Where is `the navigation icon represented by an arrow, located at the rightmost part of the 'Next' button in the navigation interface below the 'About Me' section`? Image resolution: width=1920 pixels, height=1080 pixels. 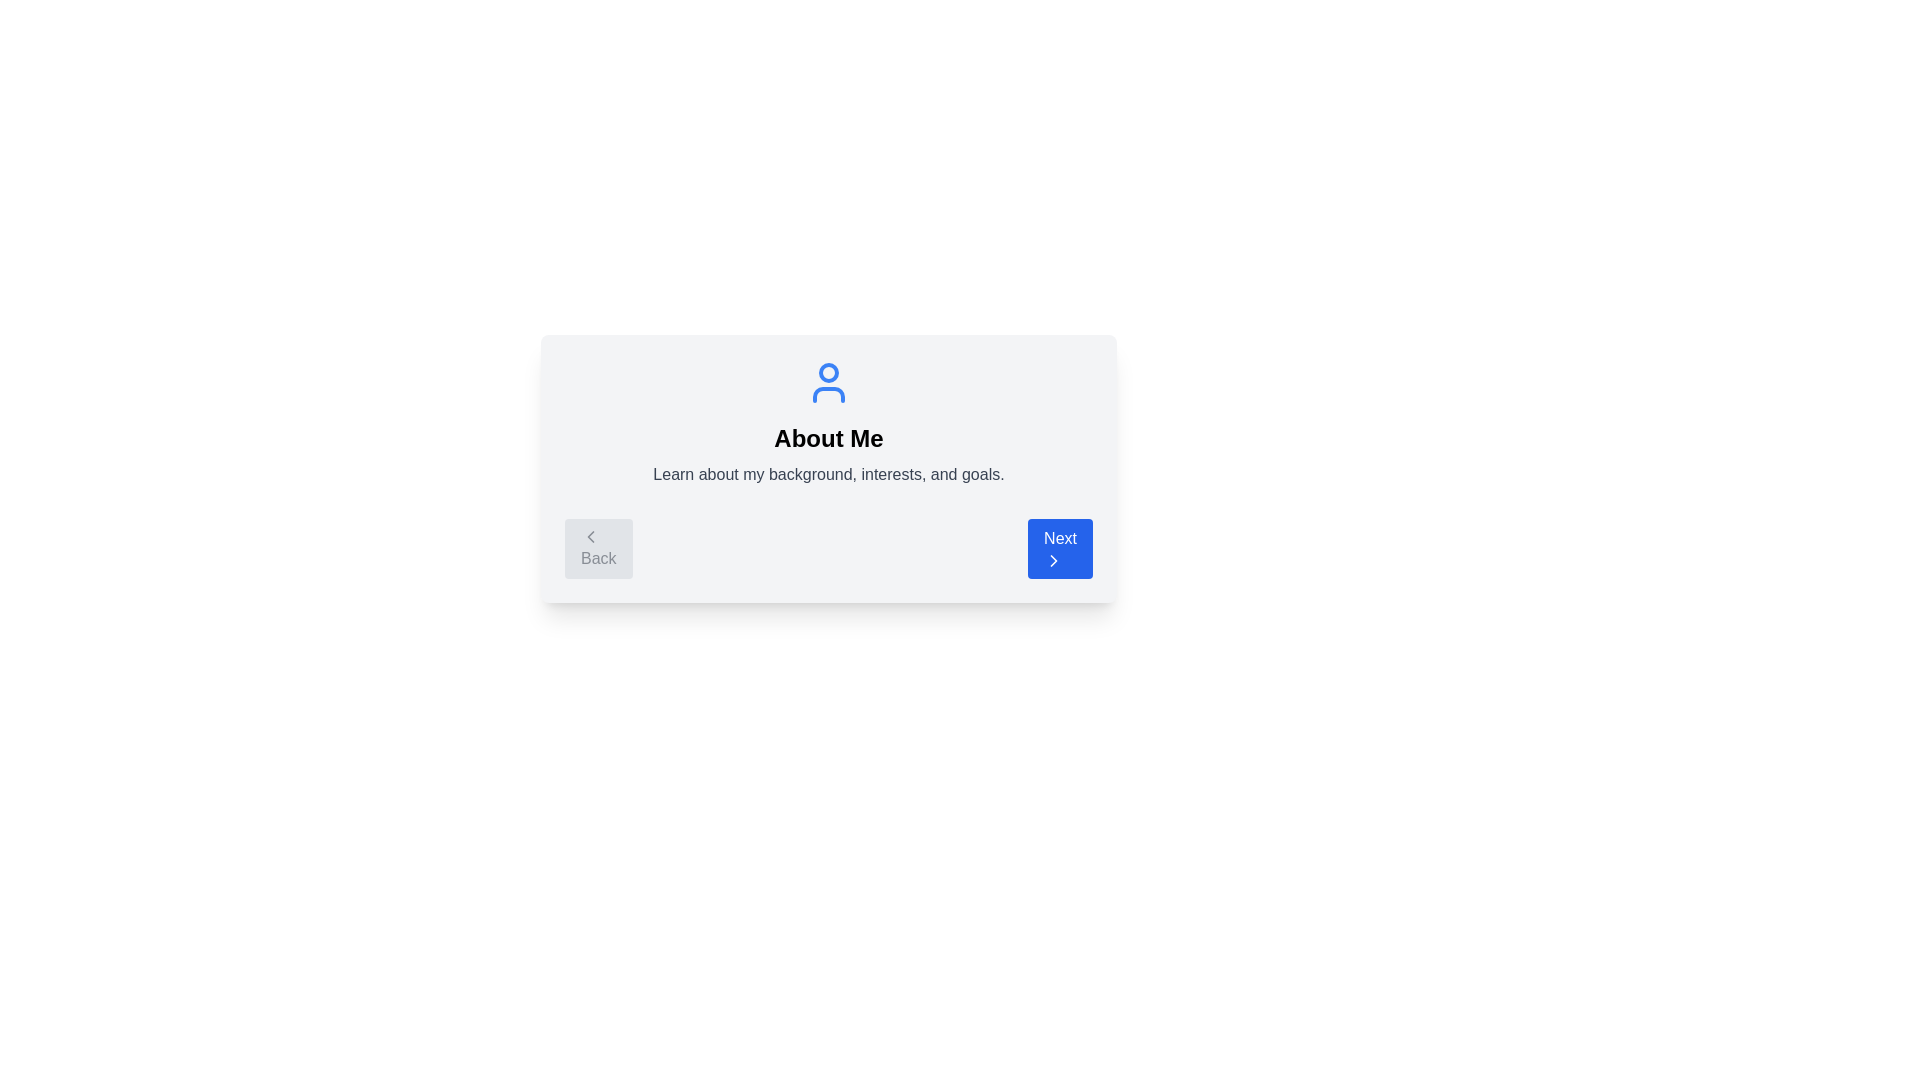
the navigation icon represented by an arrow, located at the rightmost part of the 'Next' button in the navigation interface below the 'About Me' section is located at coordinates (1053, 560).